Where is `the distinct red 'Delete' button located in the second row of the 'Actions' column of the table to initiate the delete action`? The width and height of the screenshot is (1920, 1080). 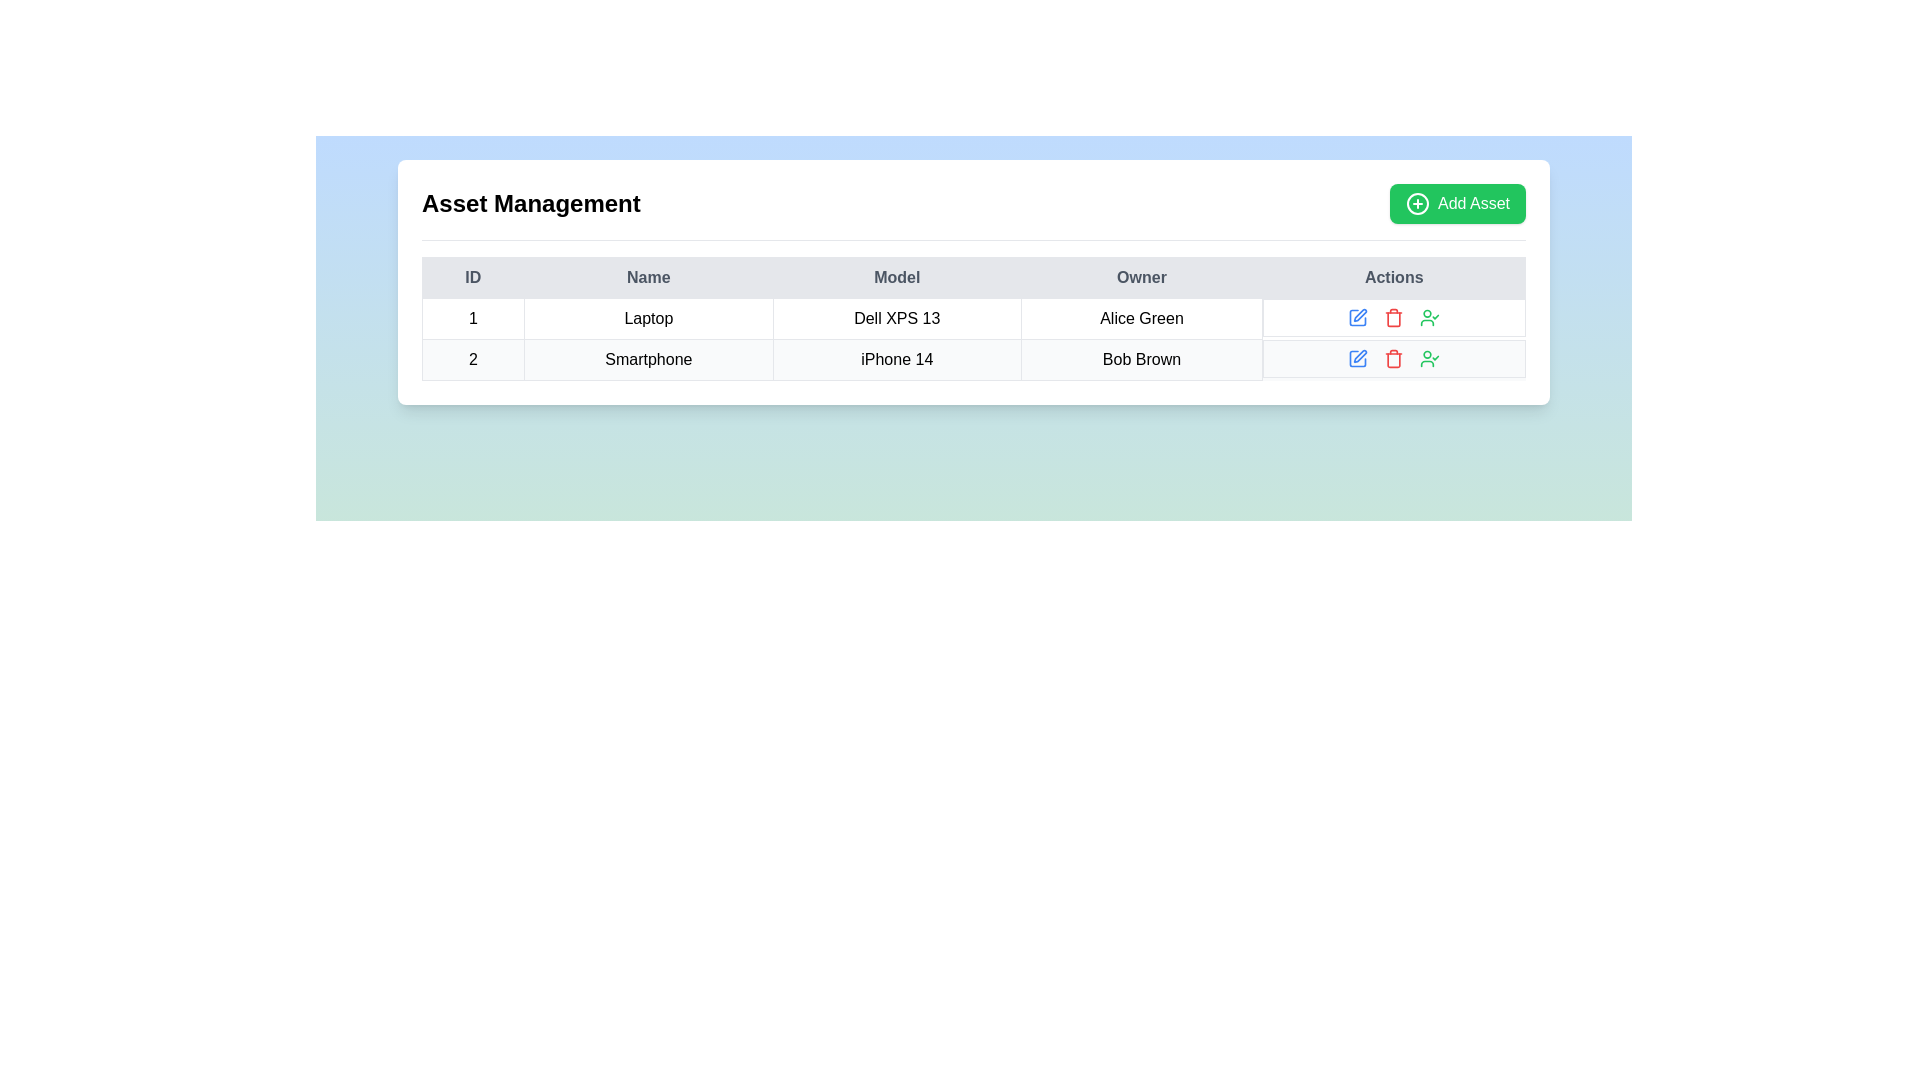 the distinct red 'Delete' button located in the second row of the 'Actions' column of the table to initiate the delete action is located at coordinates (1393, 316).